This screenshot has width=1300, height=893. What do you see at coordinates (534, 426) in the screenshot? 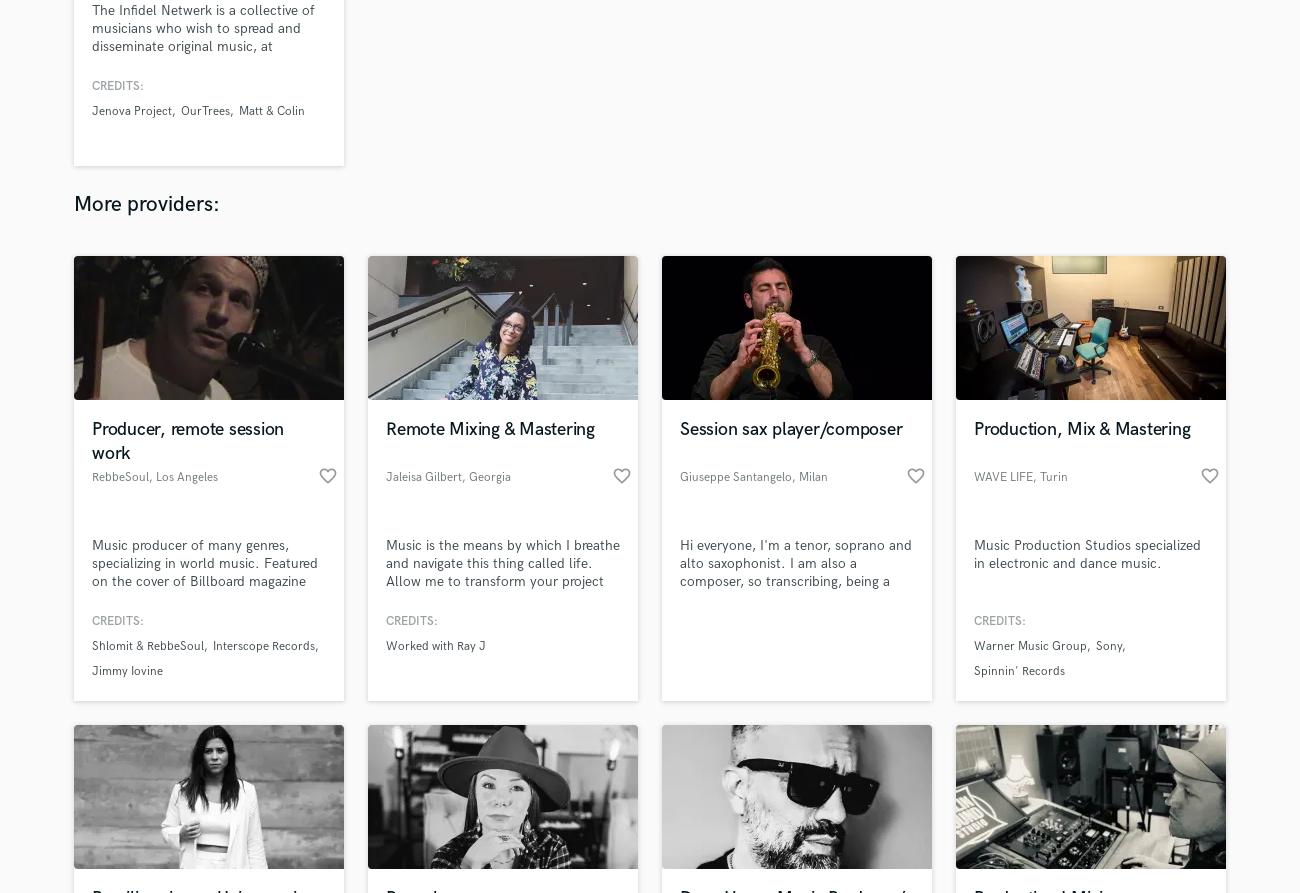
I see `'Percussion'` at bounding box center [534, 426].